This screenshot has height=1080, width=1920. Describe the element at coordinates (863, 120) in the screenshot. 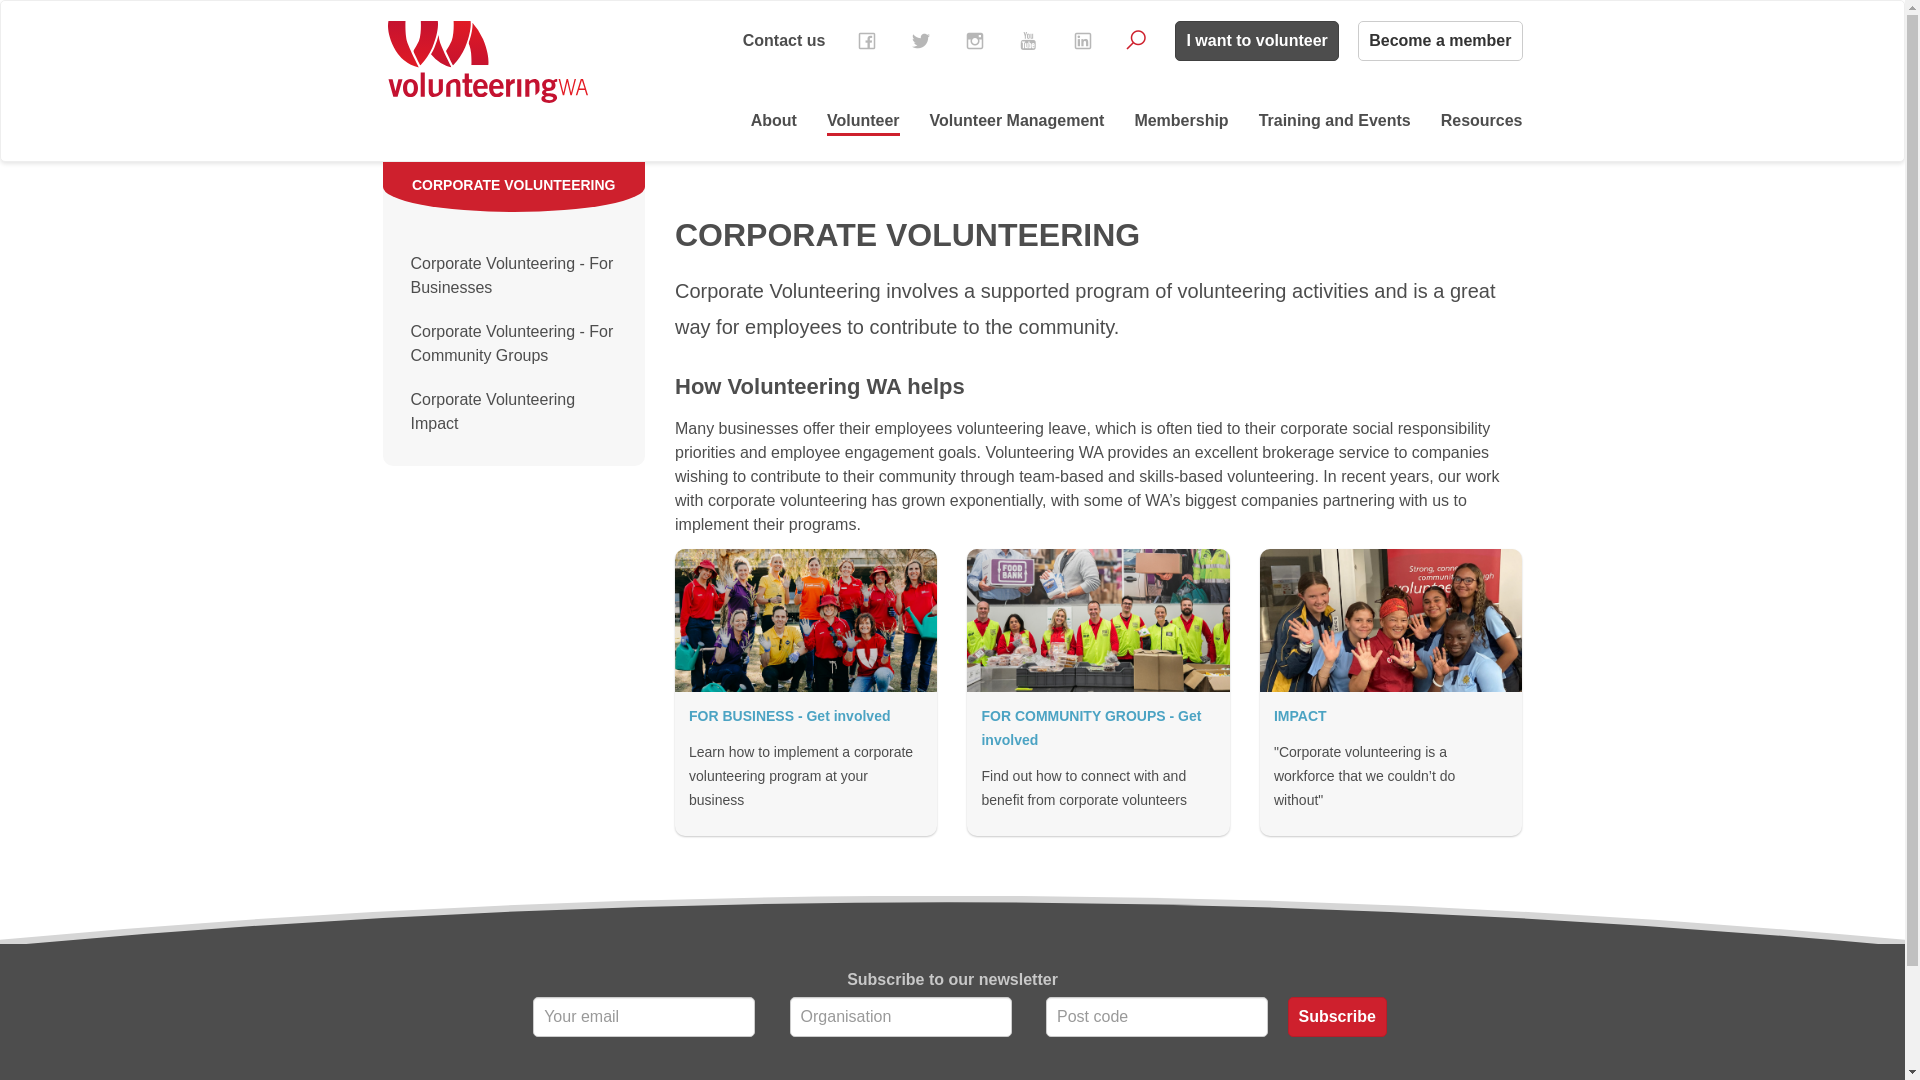

I see `'Volunteer'` at that location.